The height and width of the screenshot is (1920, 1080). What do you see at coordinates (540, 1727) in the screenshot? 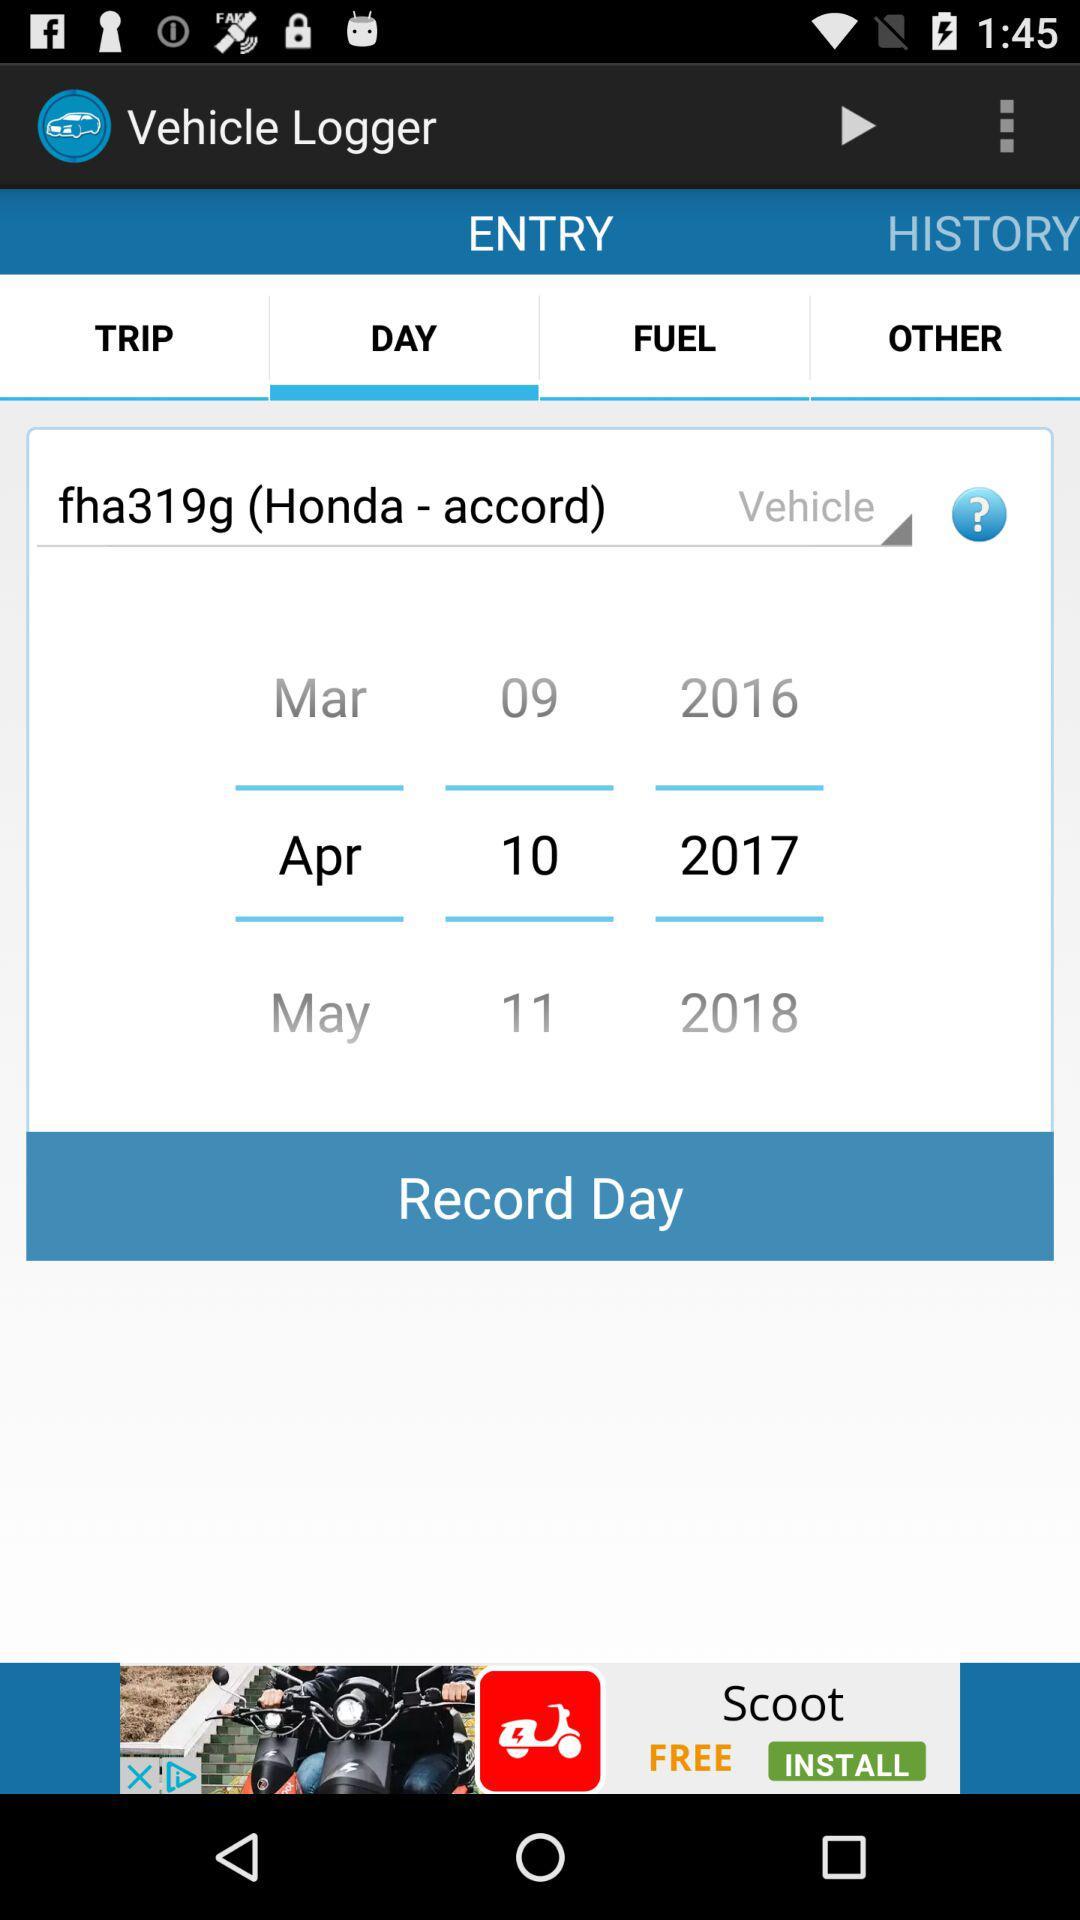
I see `advertisement website` at bounding box center [540, 1727].